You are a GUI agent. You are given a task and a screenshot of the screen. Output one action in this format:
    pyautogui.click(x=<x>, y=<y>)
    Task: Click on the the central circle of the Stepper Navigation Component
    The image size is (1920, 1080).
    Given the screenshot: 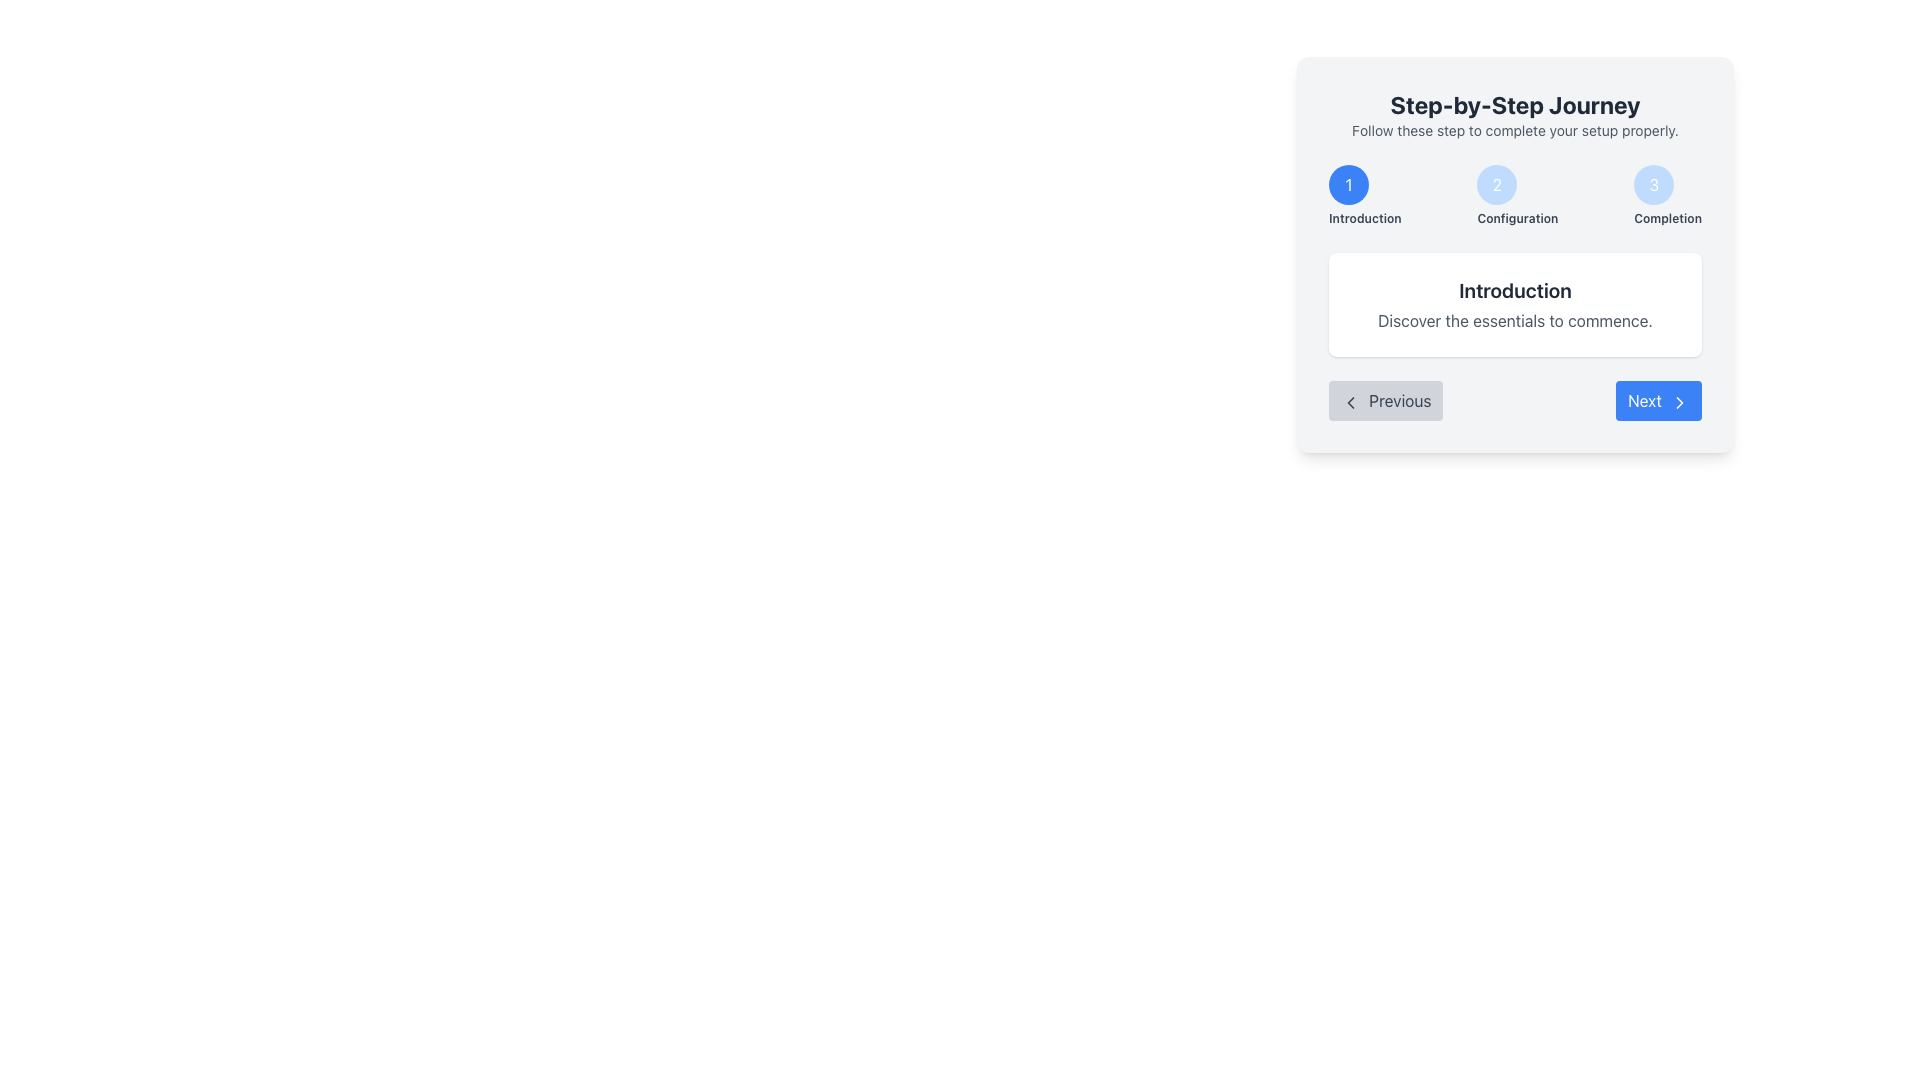 What is the action you would take?
    pyautogui.click(x=1515, y=196)
    